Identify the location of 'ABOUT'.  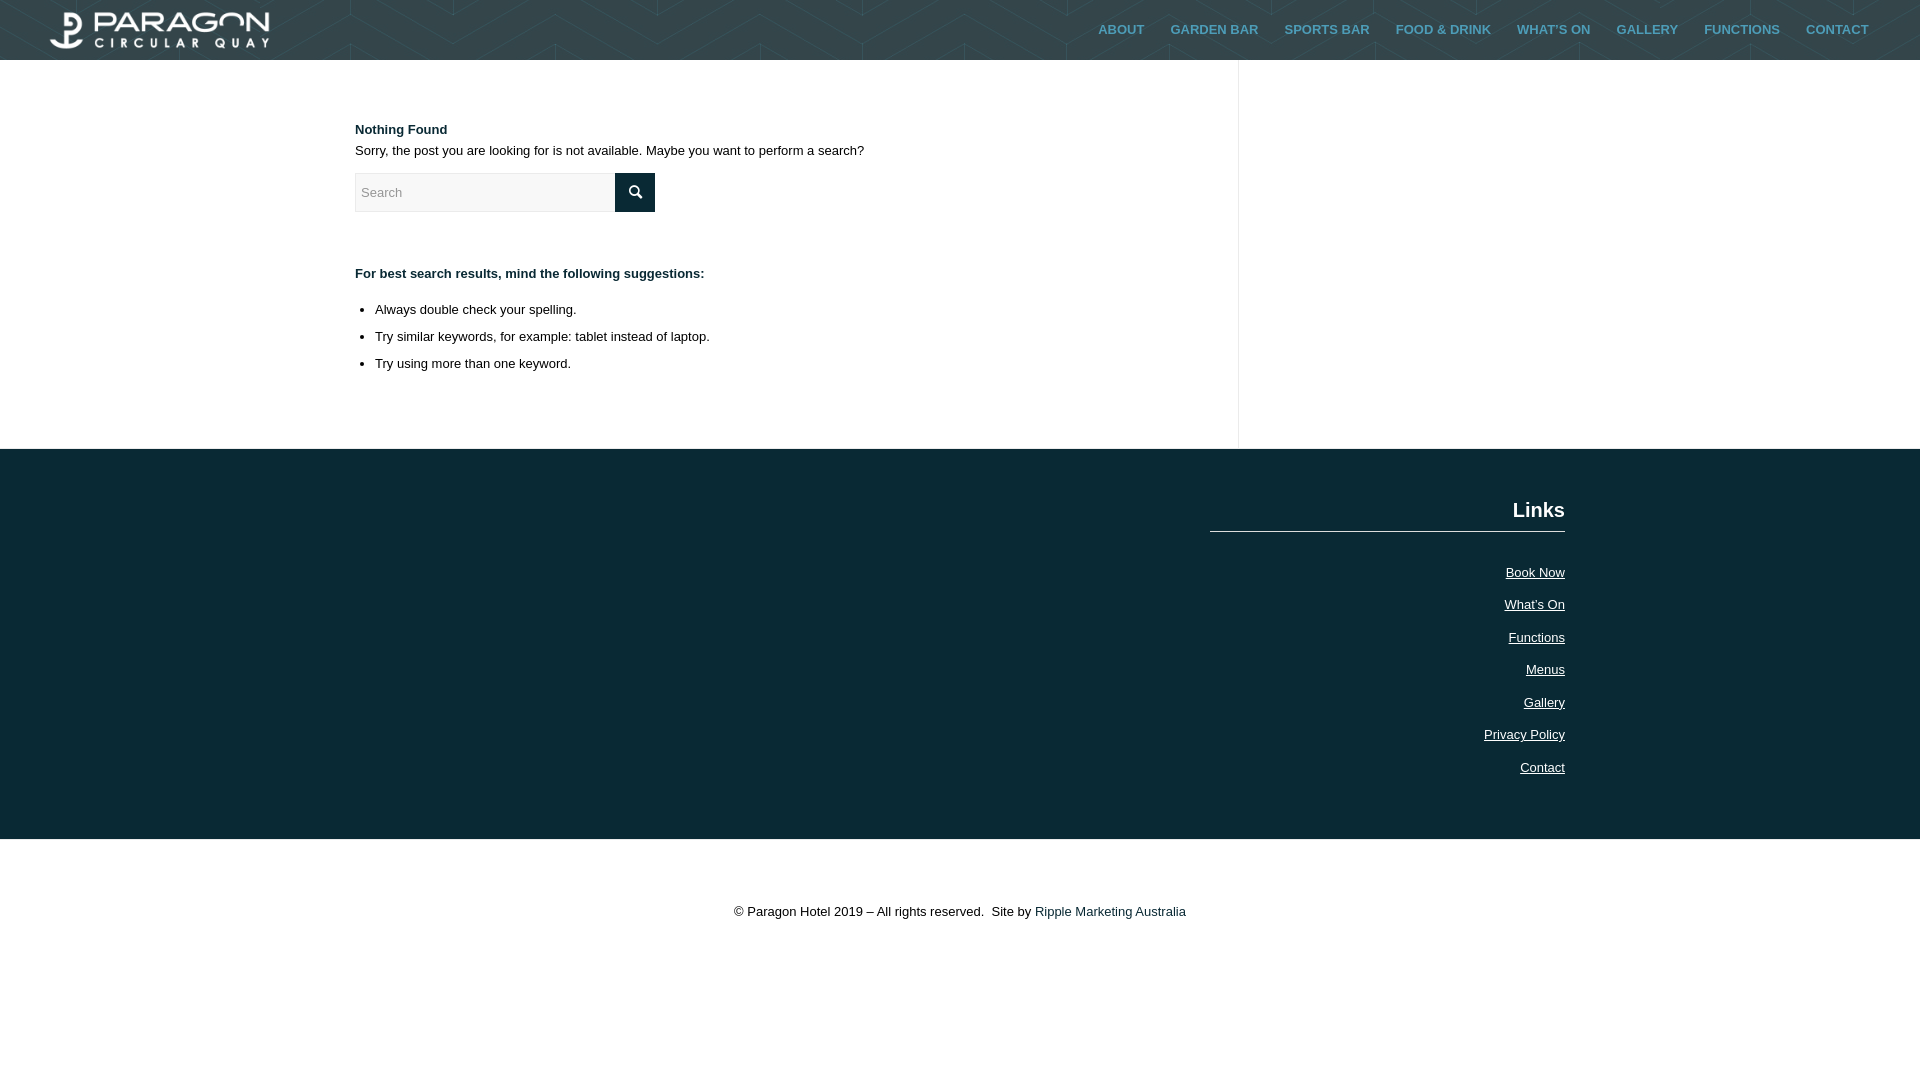
(1121, 30).